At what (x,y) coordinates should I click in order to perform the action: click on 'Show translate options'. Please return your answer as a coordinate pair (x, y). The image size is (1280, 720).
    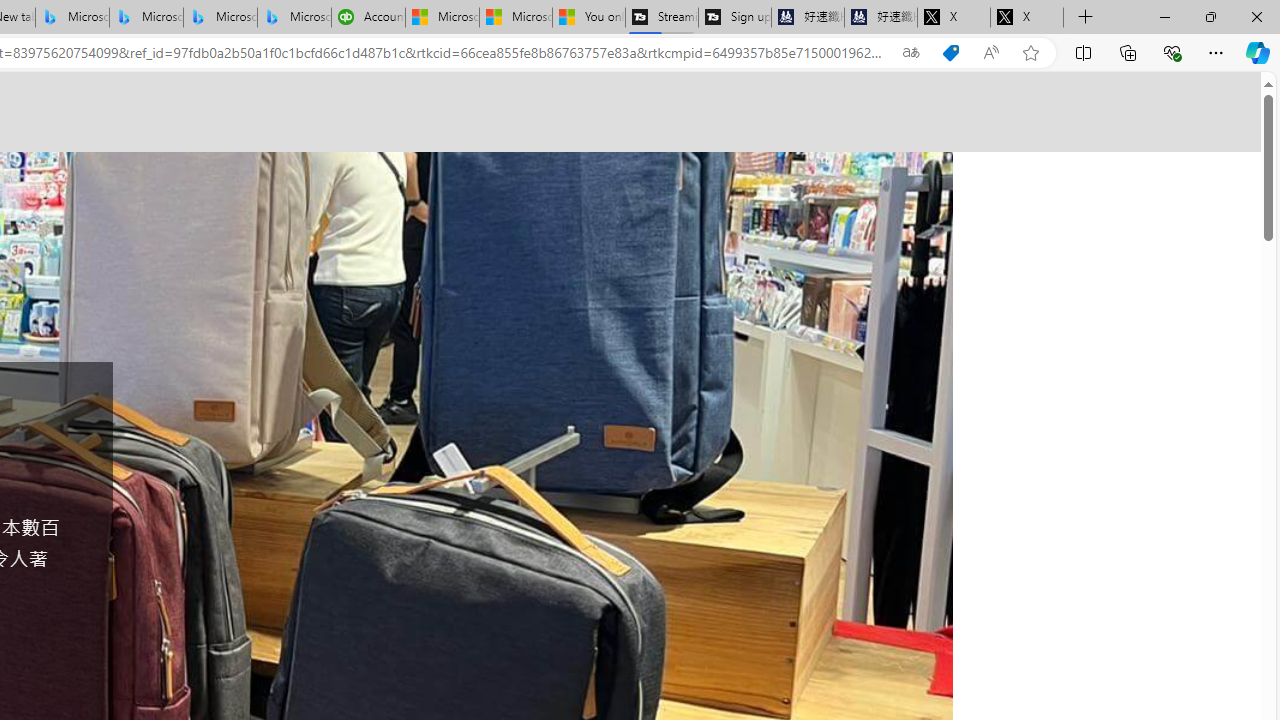
    Looking at the image, I should click on (909, 52).